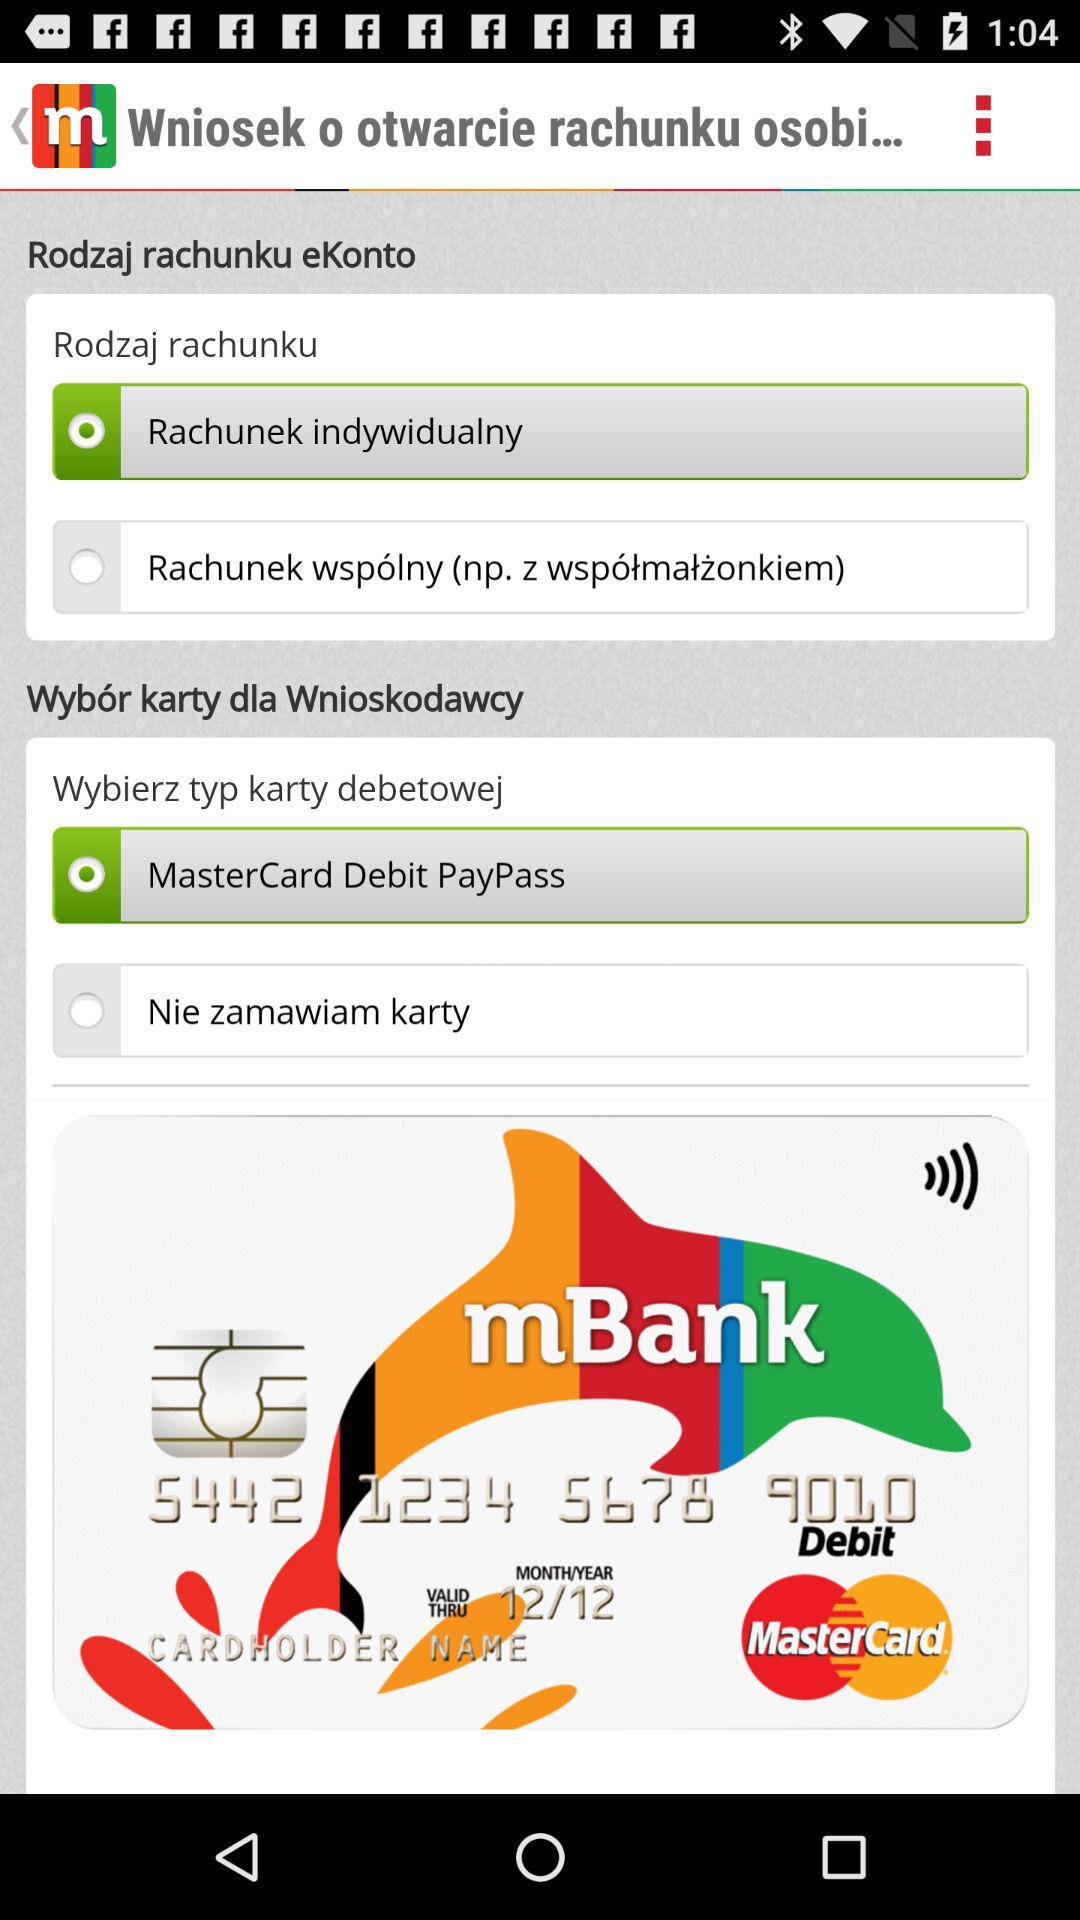 This screenshot has height=1920, width=1080. Describe the element at coordinates (1006, 124) in the screenshot. I see `options` at that location.